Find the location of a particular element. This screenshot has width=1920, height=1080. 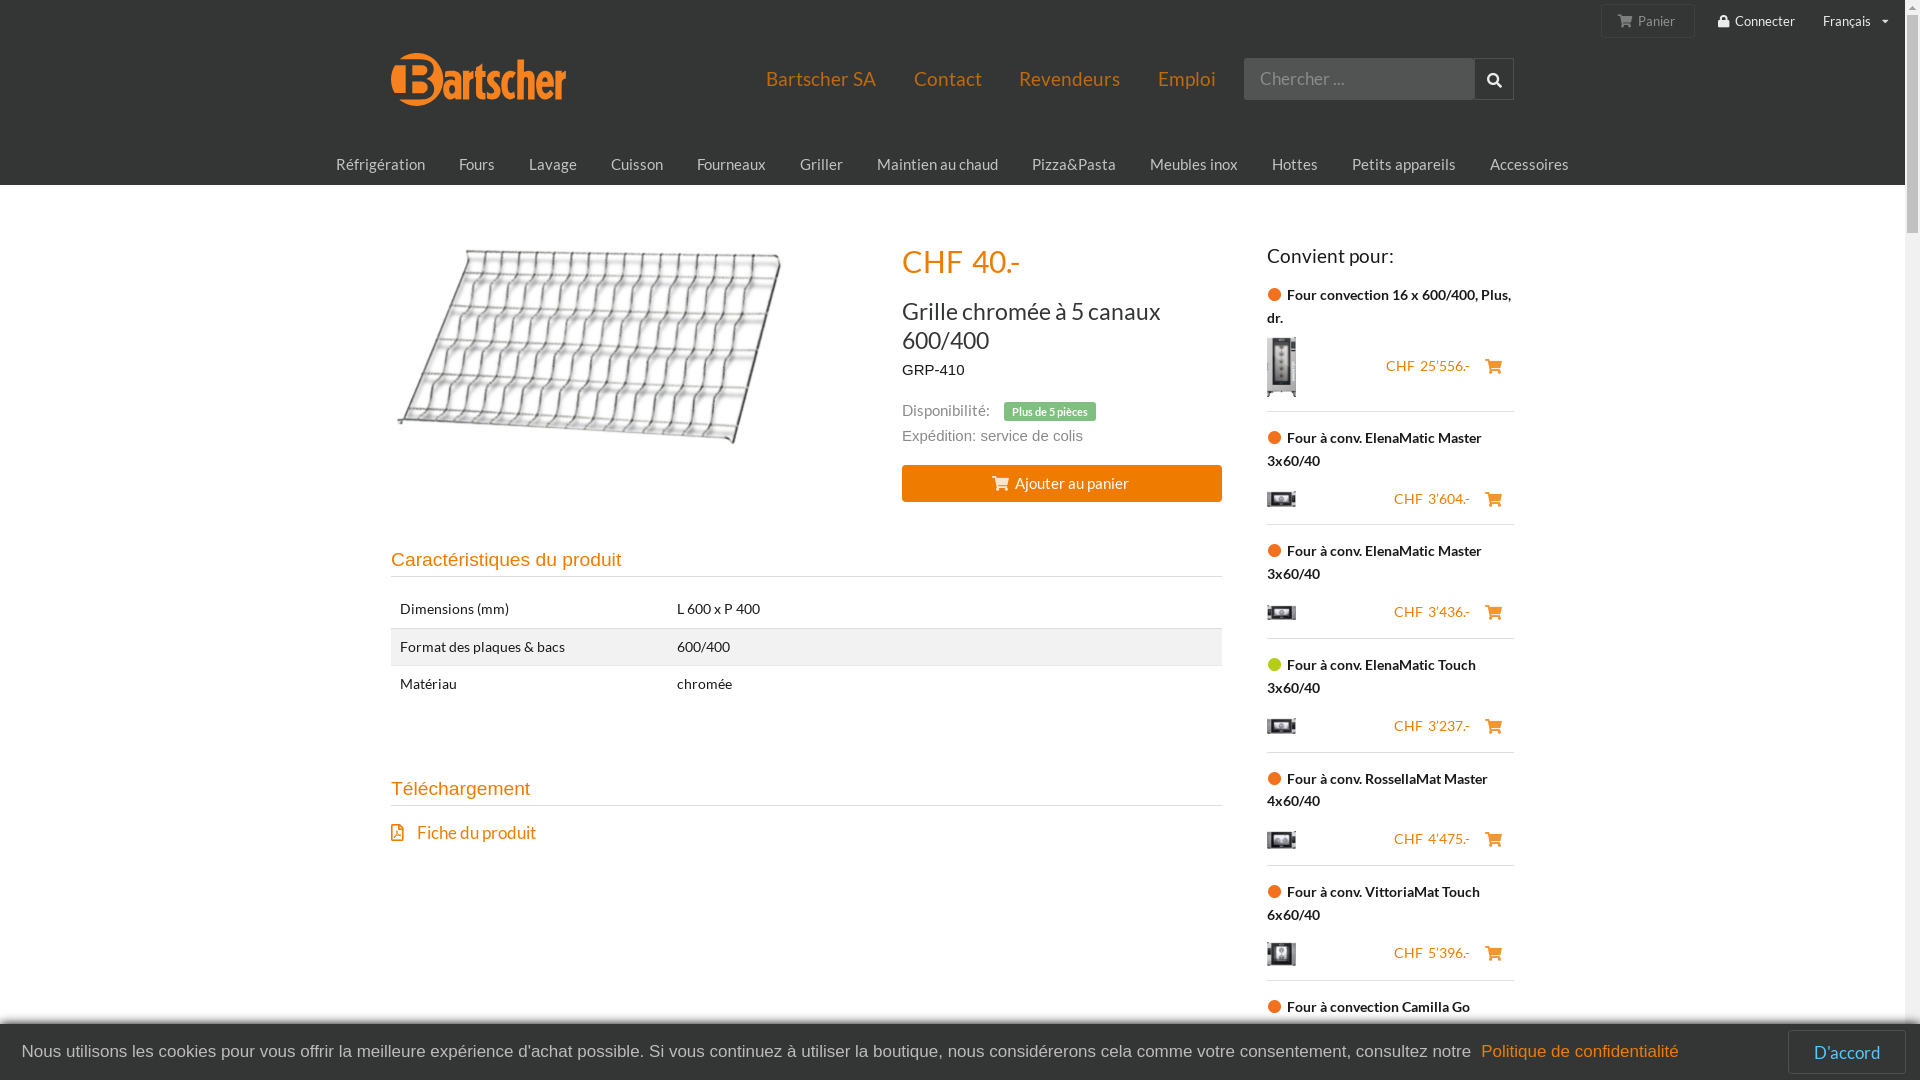

'D'accord' is located at coordinates (1846, 1051).